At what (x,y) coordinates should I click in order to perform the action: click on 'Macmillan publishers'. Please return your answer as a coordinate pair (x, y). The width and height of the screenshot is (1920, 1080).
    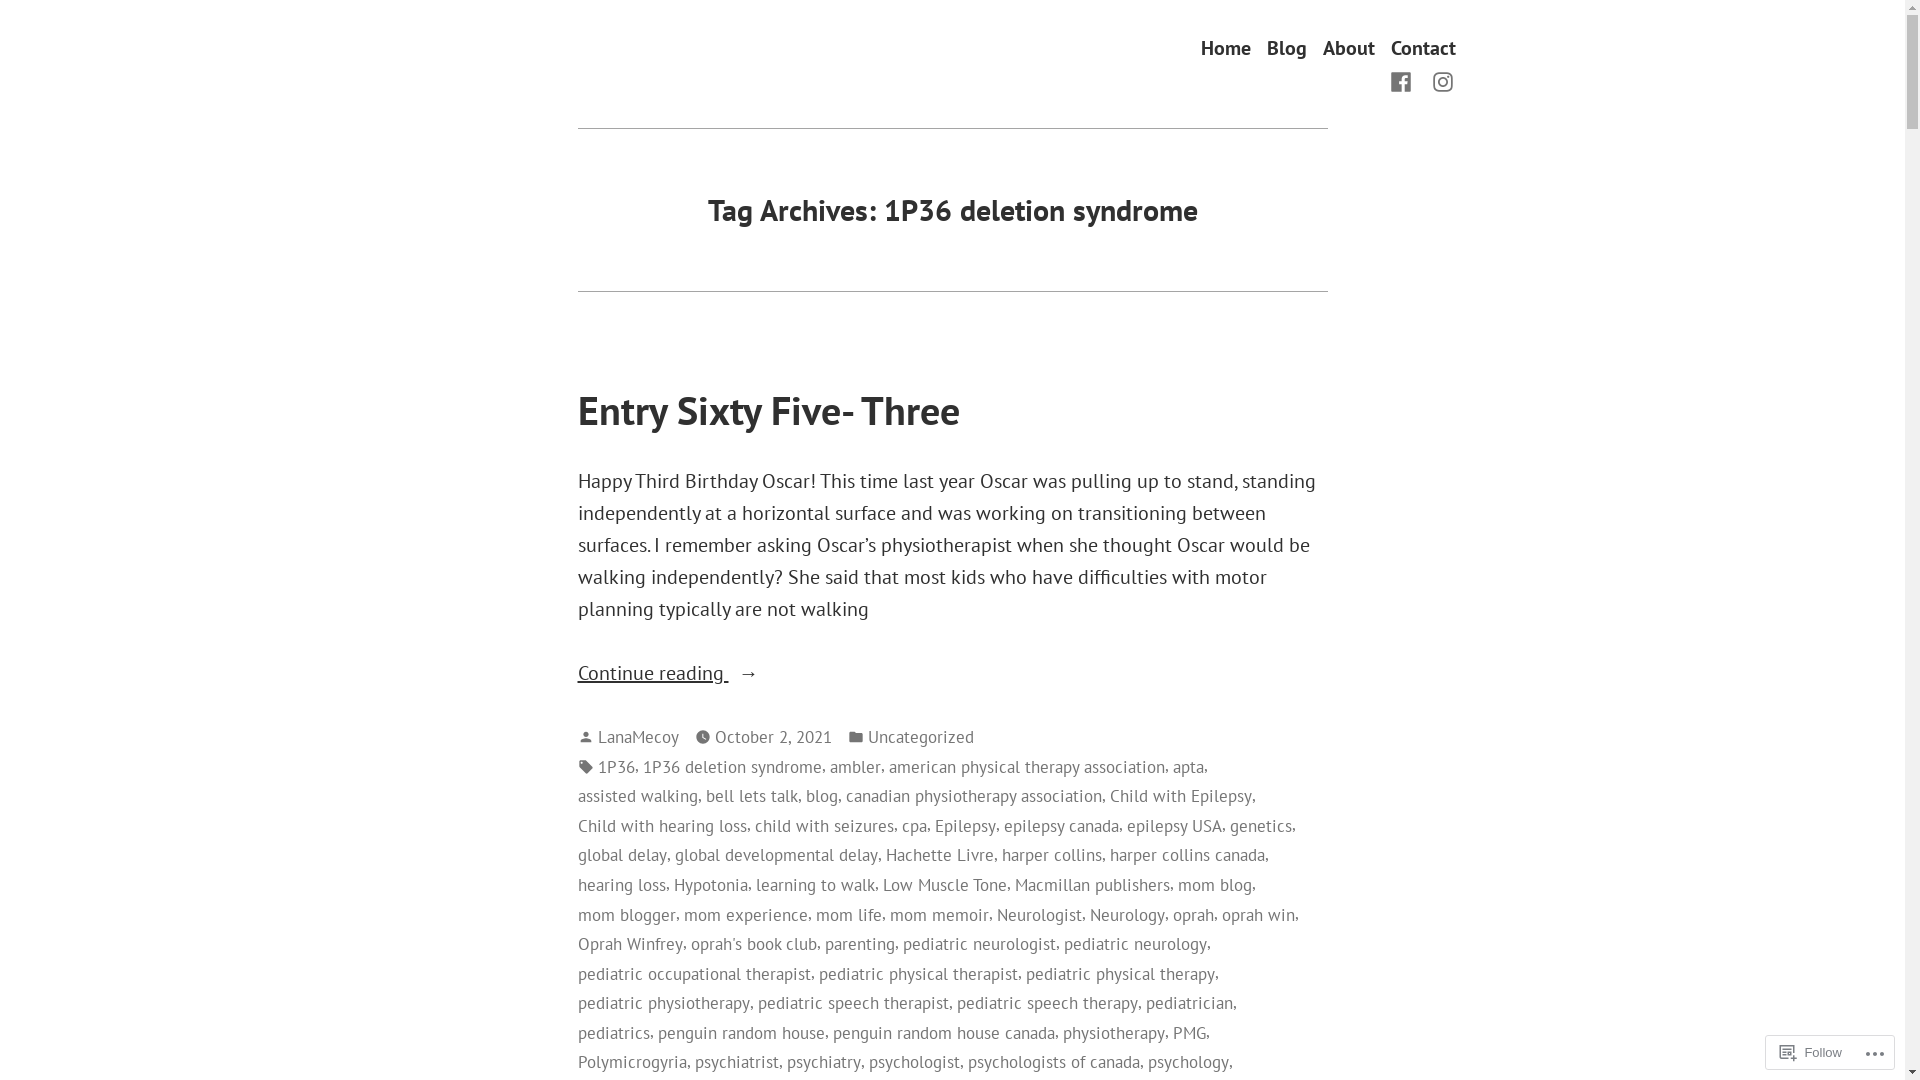
    Looking at the image, I should click on (1090, 883).